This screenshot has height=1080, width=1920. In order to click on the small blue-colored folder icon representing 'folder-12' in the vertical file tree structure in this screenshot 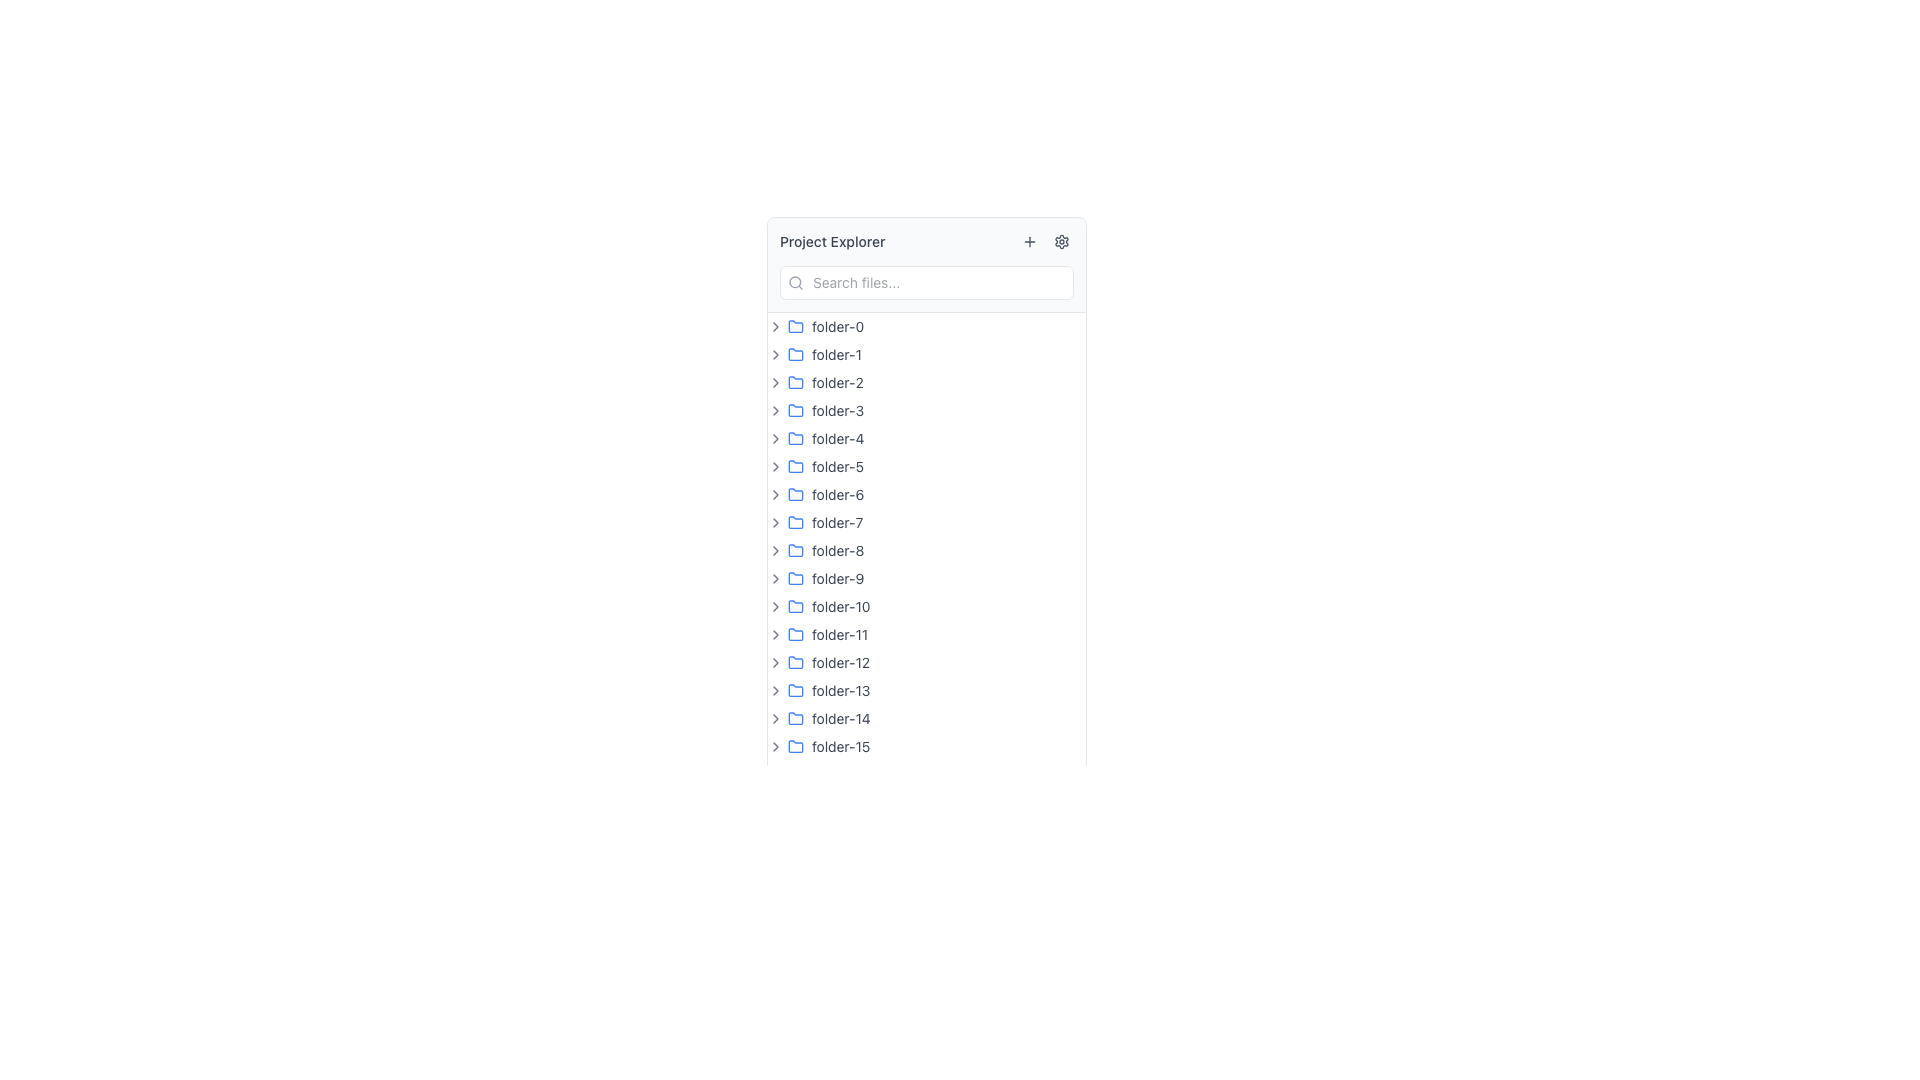, I will do `click(795, 663)`.